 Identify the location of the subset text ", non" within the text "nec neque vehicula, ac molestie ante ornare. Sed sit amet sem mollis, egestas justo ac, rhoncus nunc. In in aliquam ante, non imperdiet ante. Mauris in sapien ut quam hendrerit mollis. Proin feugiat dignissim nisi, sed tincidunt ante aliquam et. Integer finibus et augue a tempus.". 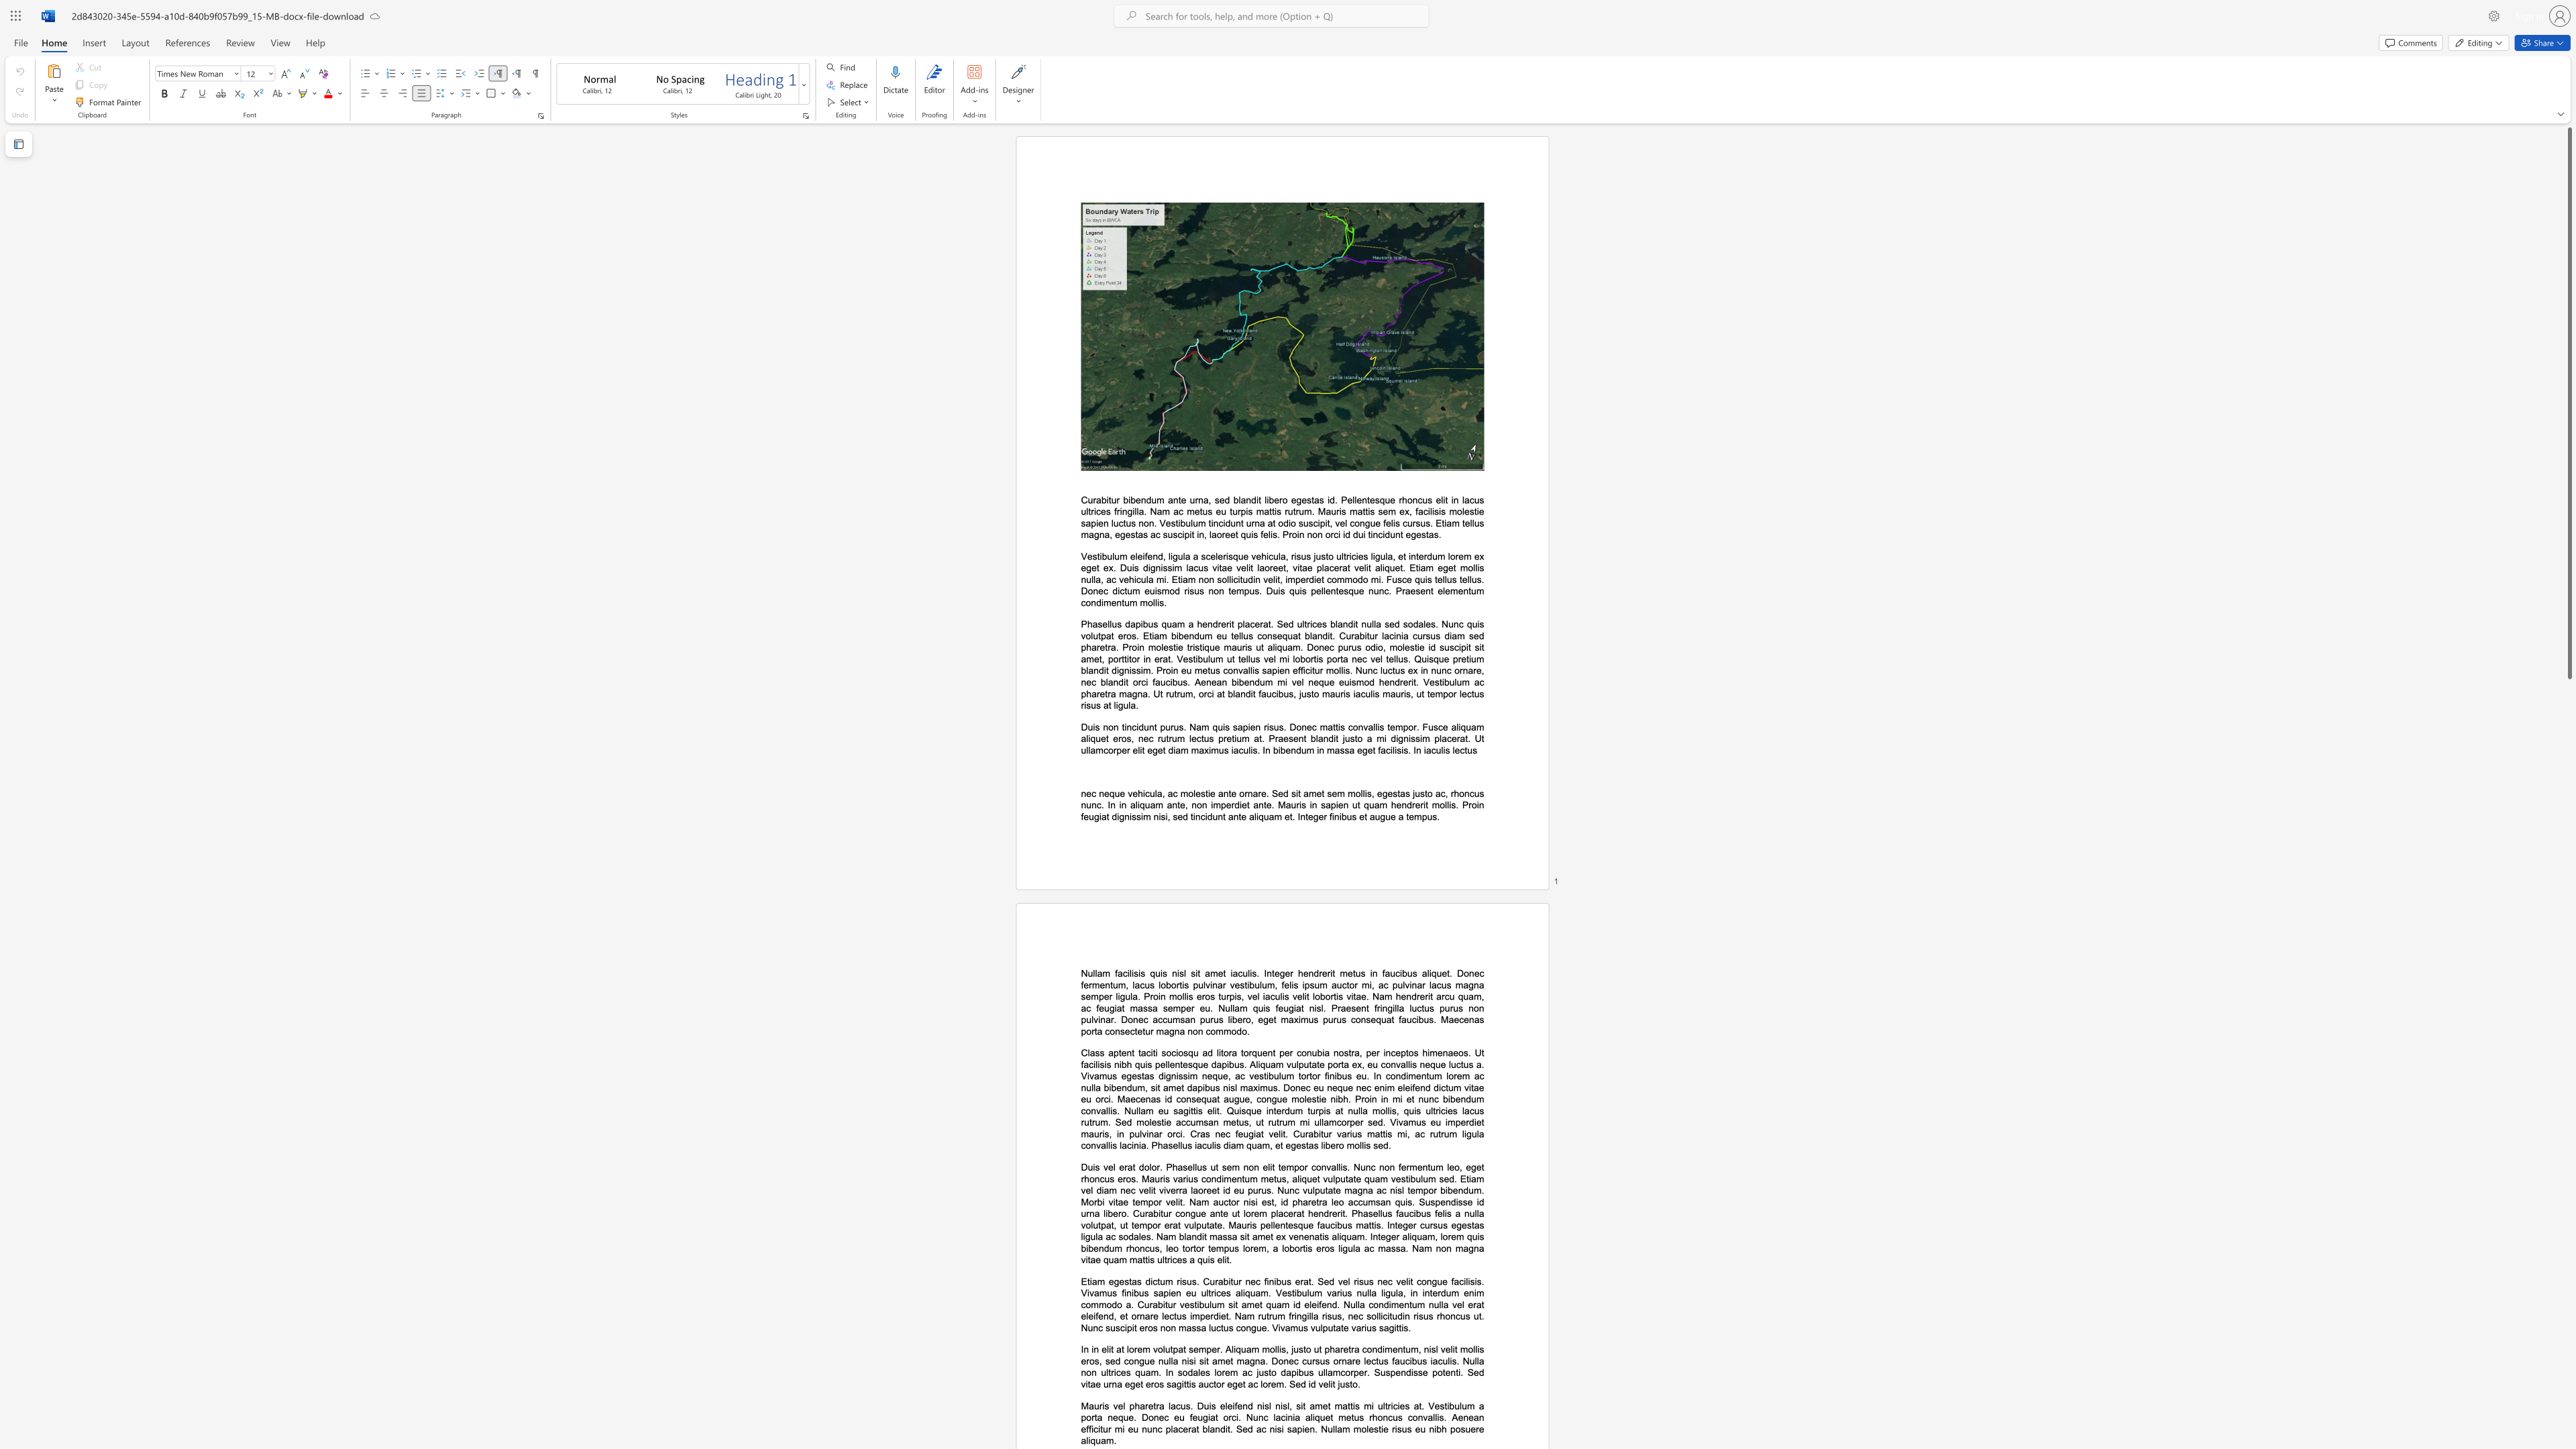
(1184, 805).